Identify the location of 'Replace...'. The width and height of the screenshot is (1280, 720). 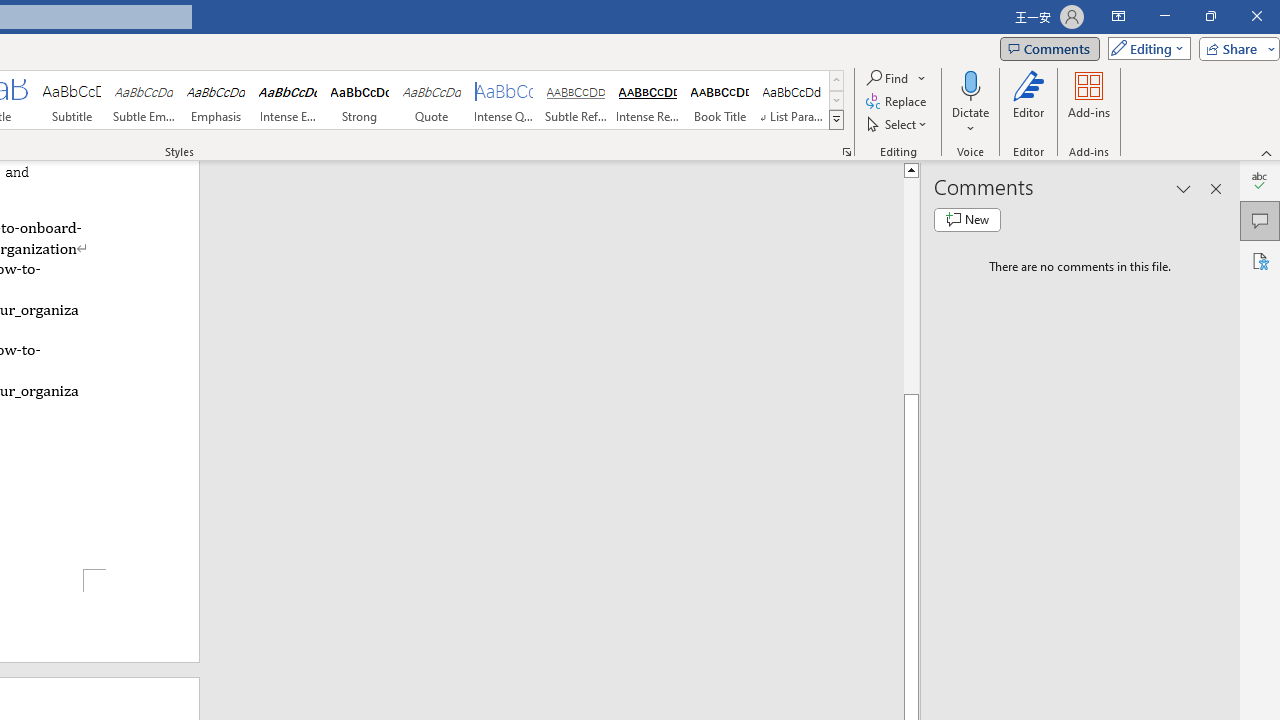
(896, 101).